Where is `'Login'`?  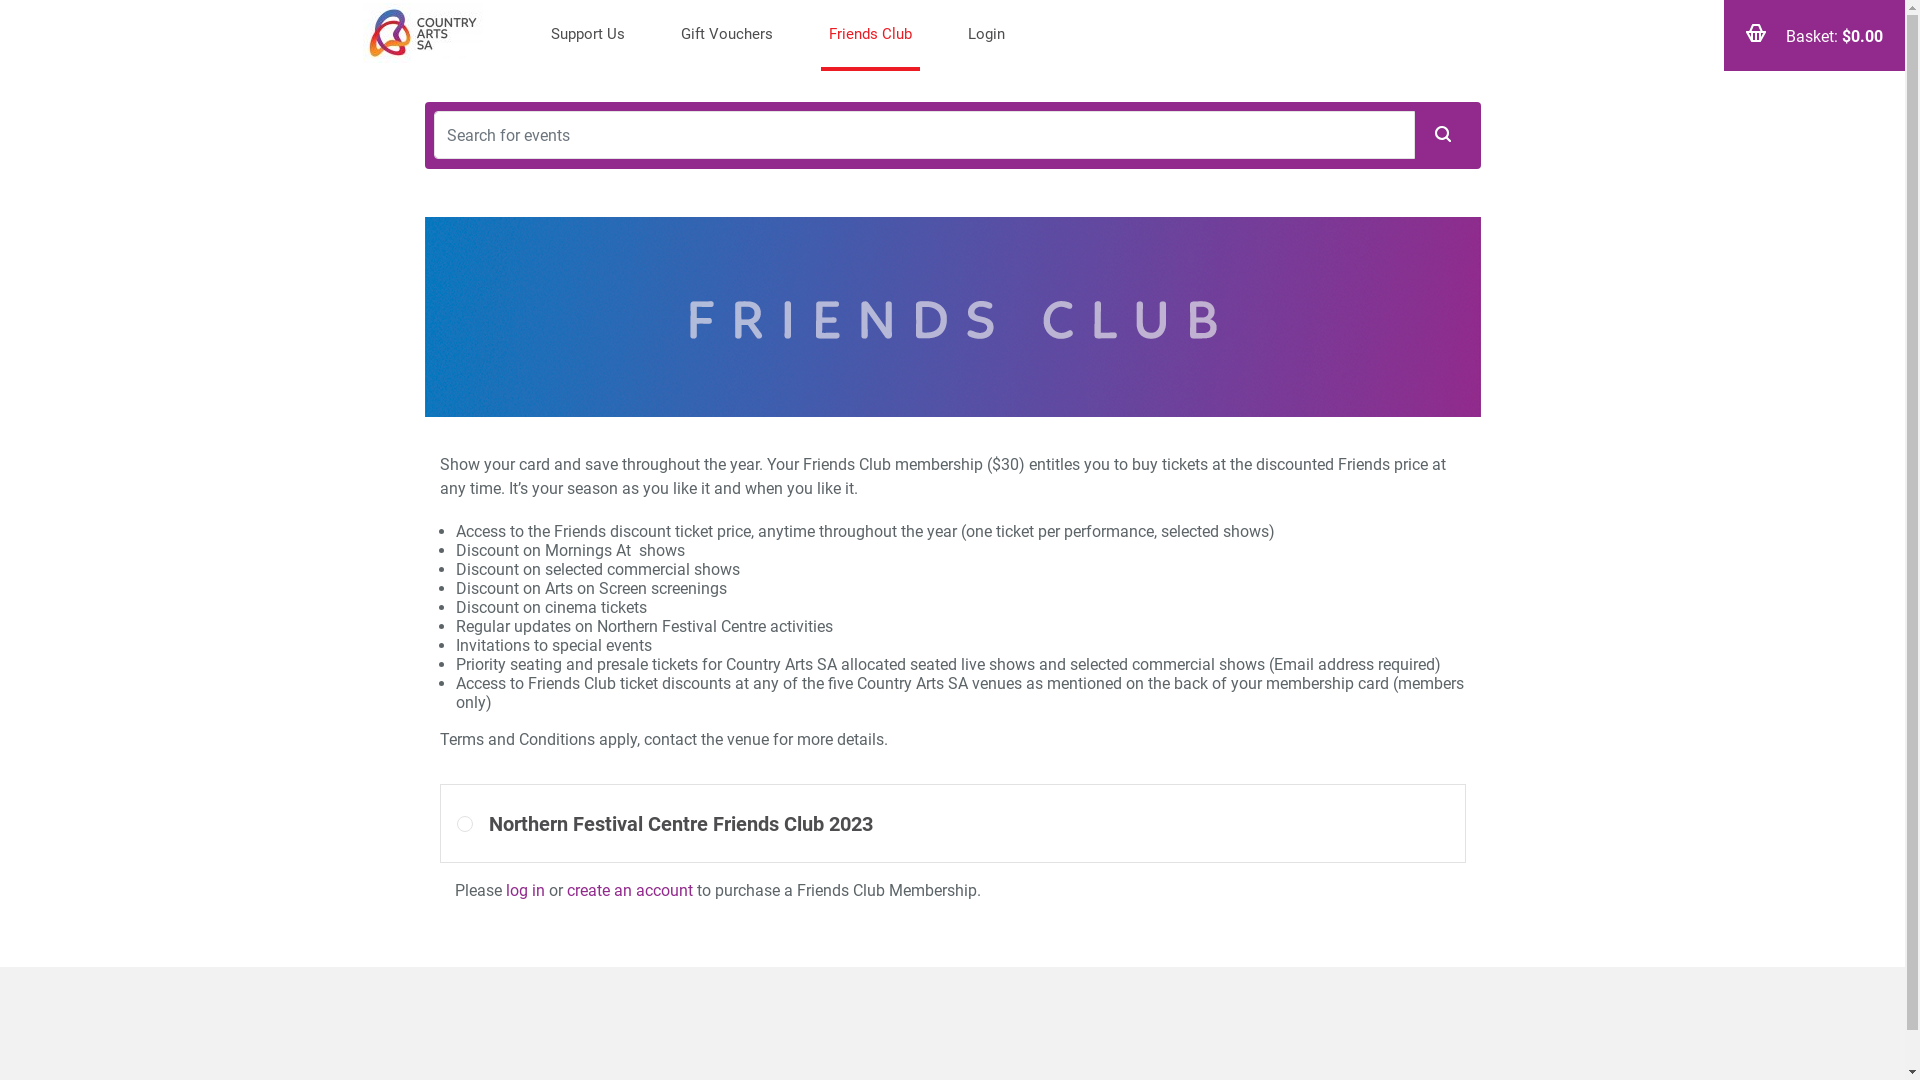 'Login' is located at coordinates (960, 35).